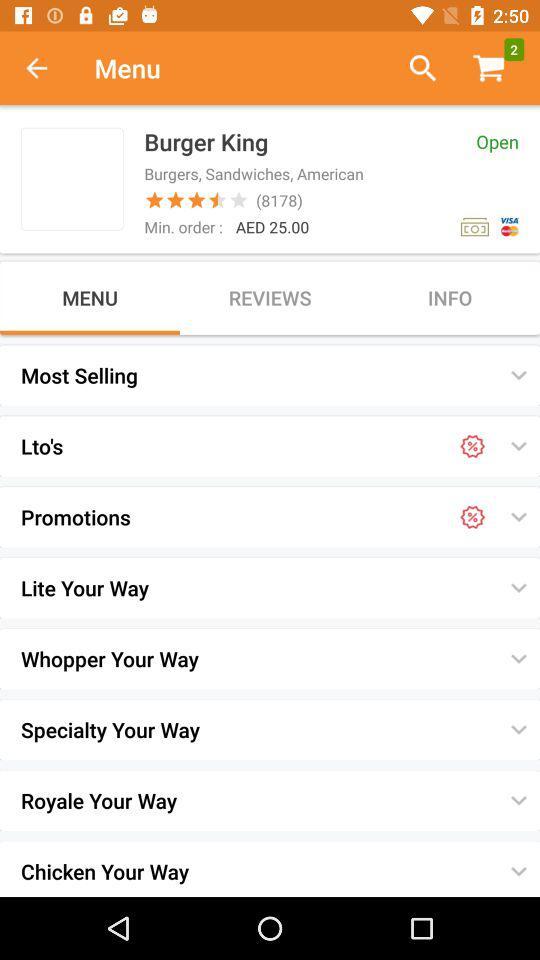  I want to click on item to the left of menu icon, so click(47, 68).